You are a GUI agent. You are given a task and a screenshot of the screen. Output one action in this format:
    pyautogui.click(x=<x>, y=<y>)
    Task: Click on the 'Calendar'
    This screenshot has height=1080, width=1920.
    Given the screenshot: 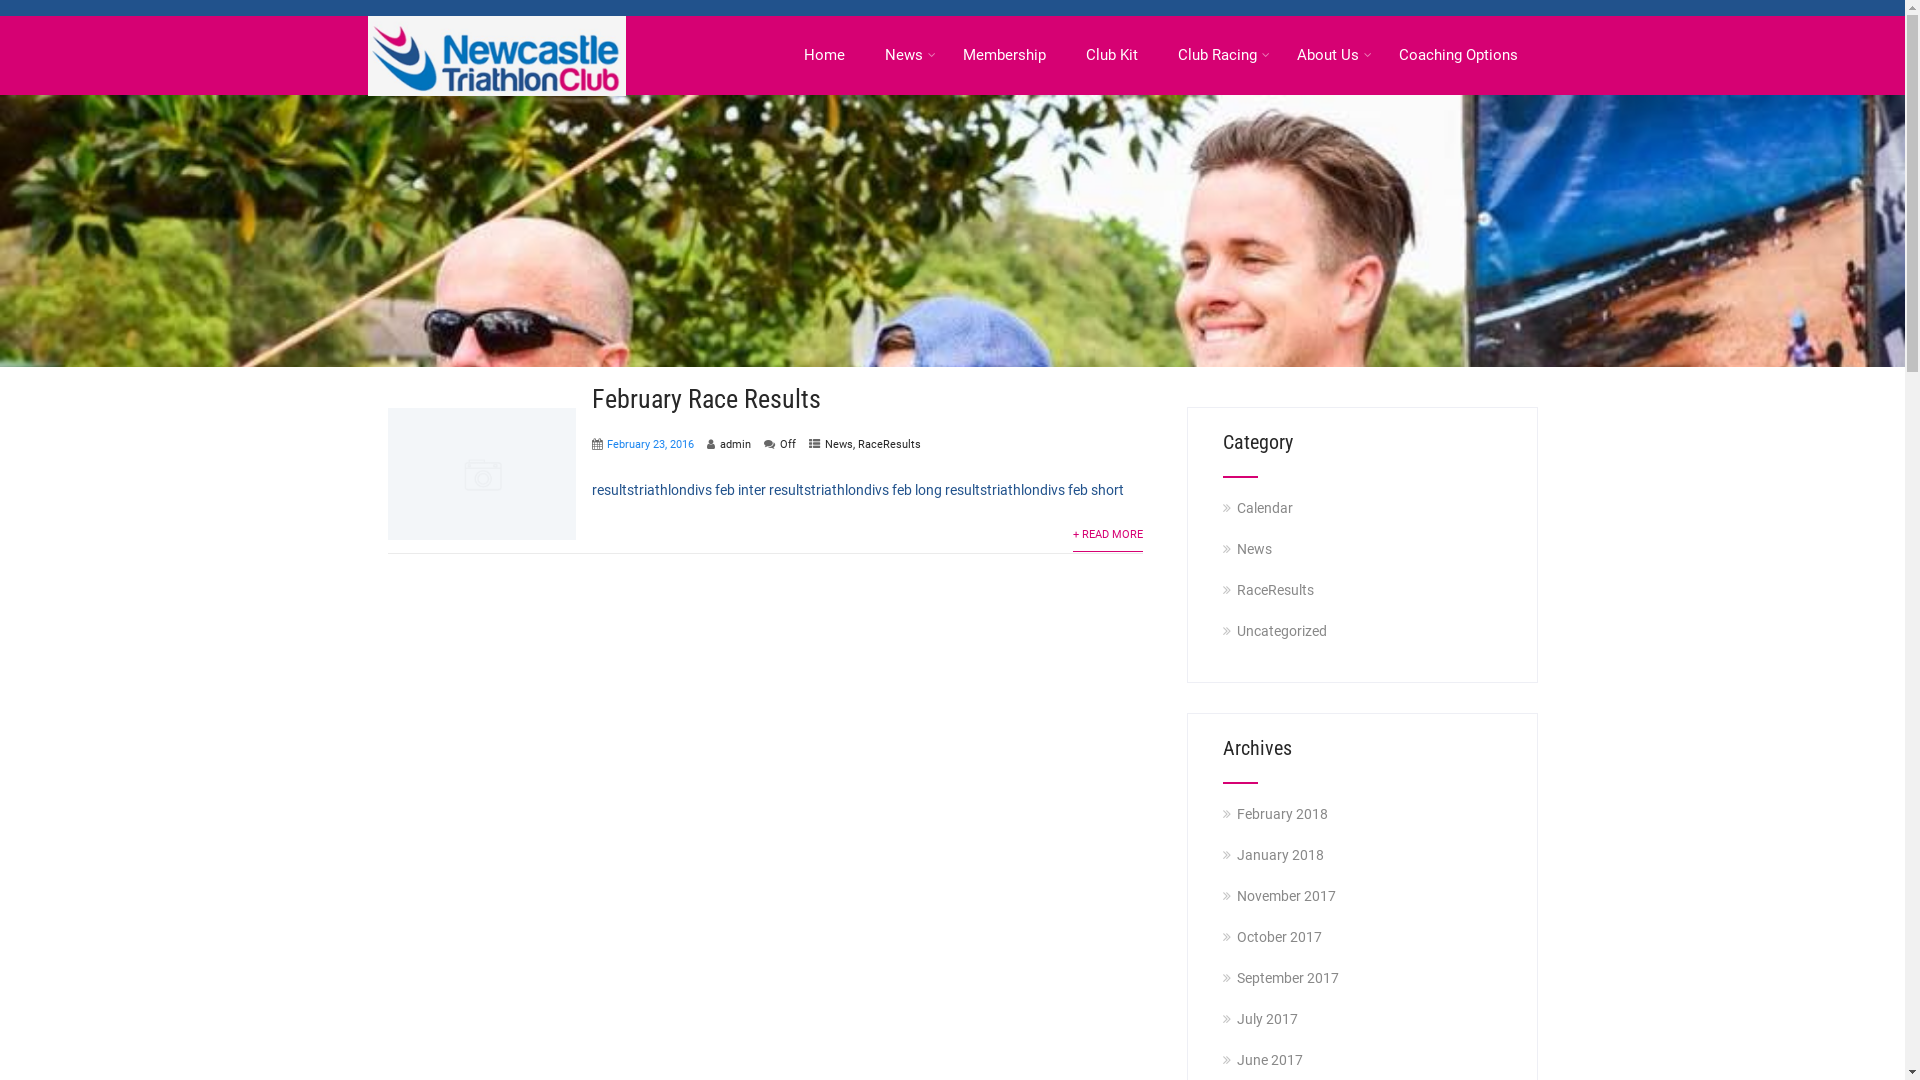 What is the action you would take?
    pyautogui.click(x=1264, y=507)
    